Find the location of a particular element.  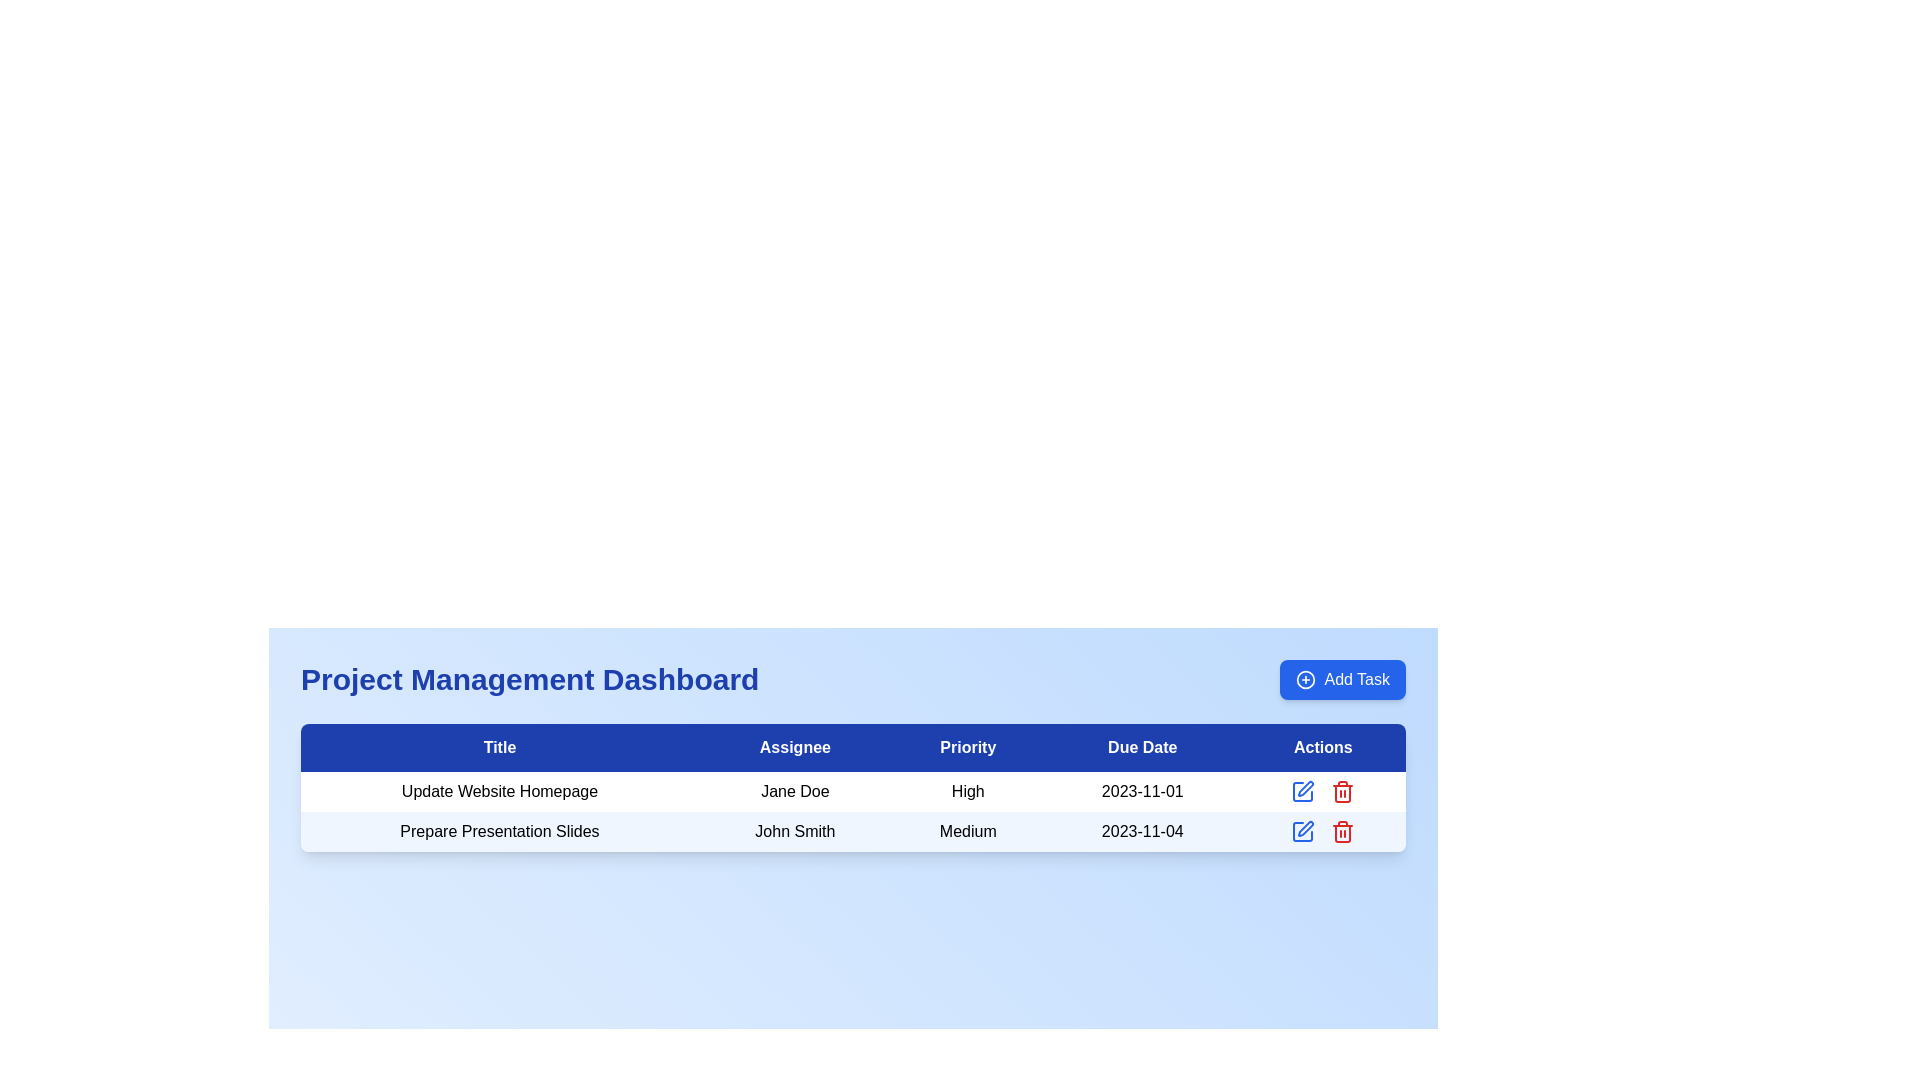

the static label 'Medium' located in the second row under the 'Priority' column, positioned between 'John Smith' and '2023-11-04' is located at coordinates (968, 832).